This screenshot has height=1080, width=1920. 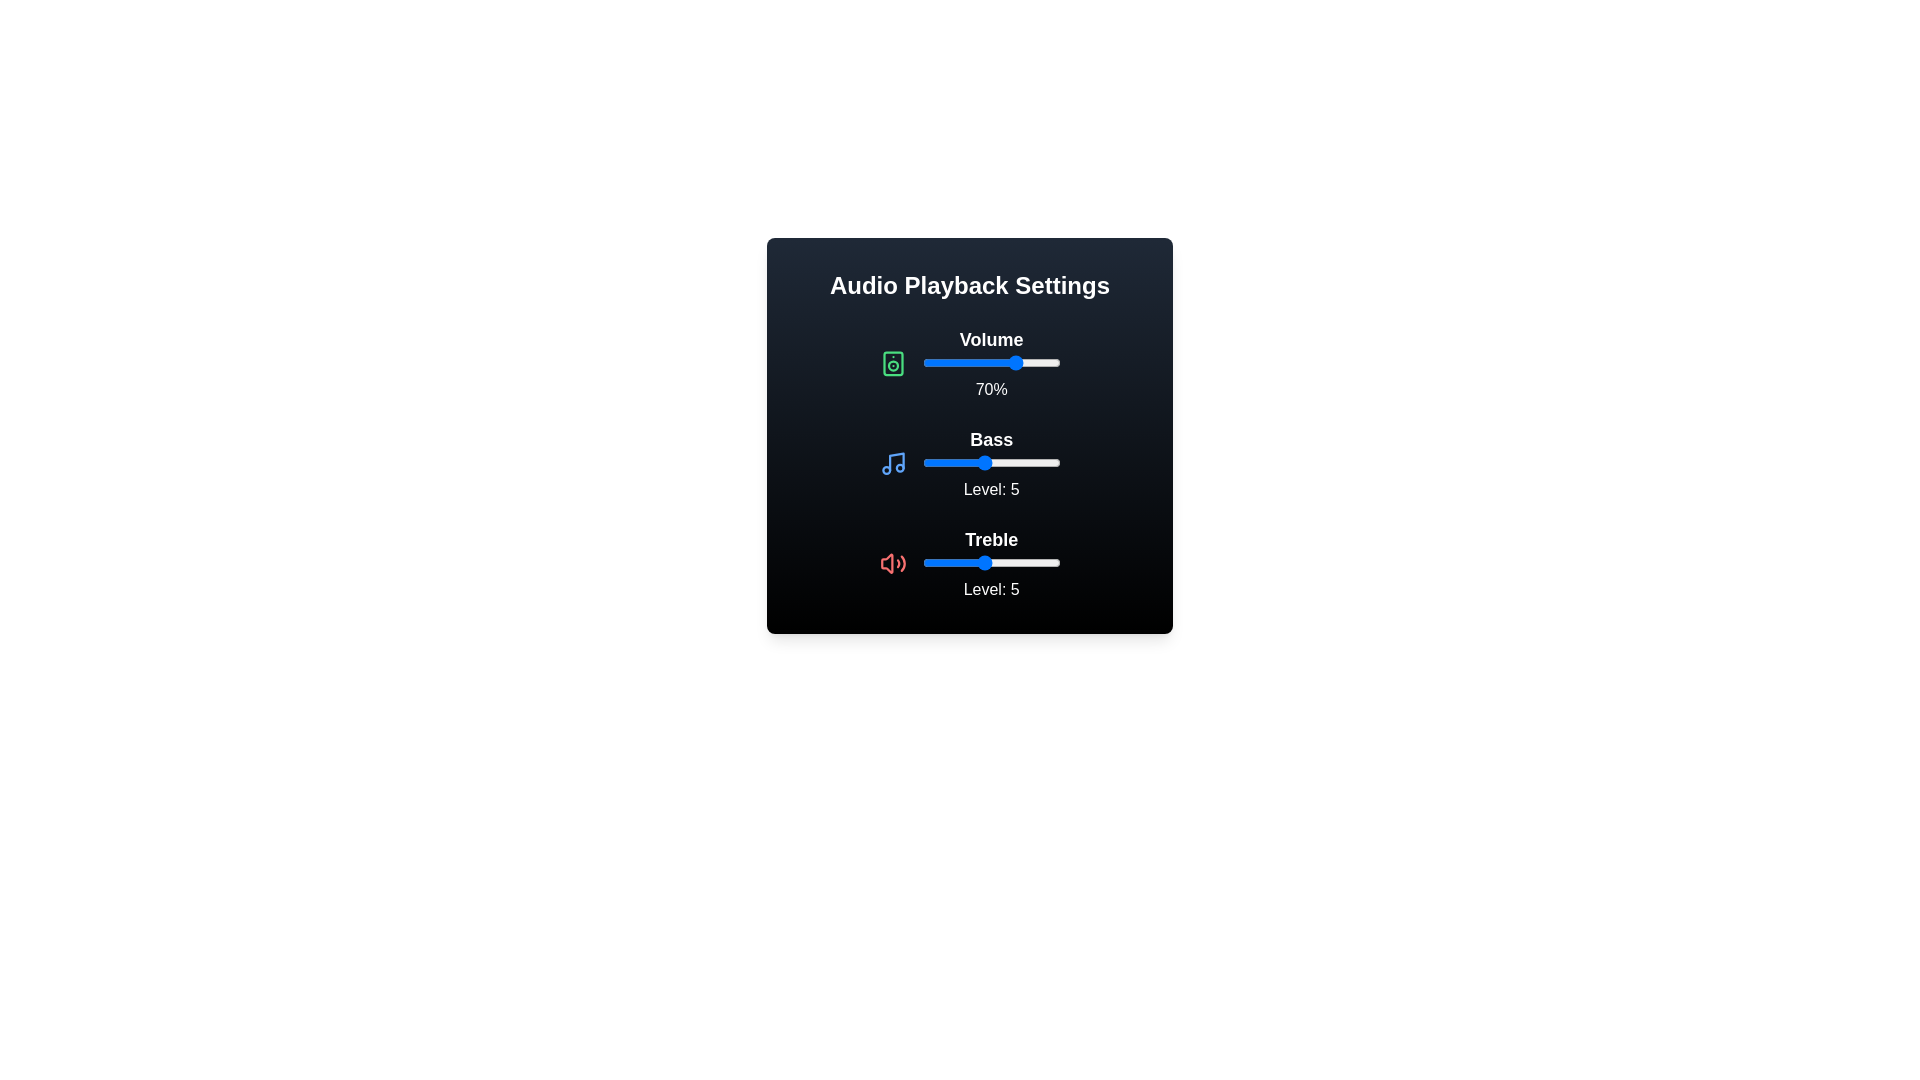 I want to click on the volume slider, so click(x=969, y=362).